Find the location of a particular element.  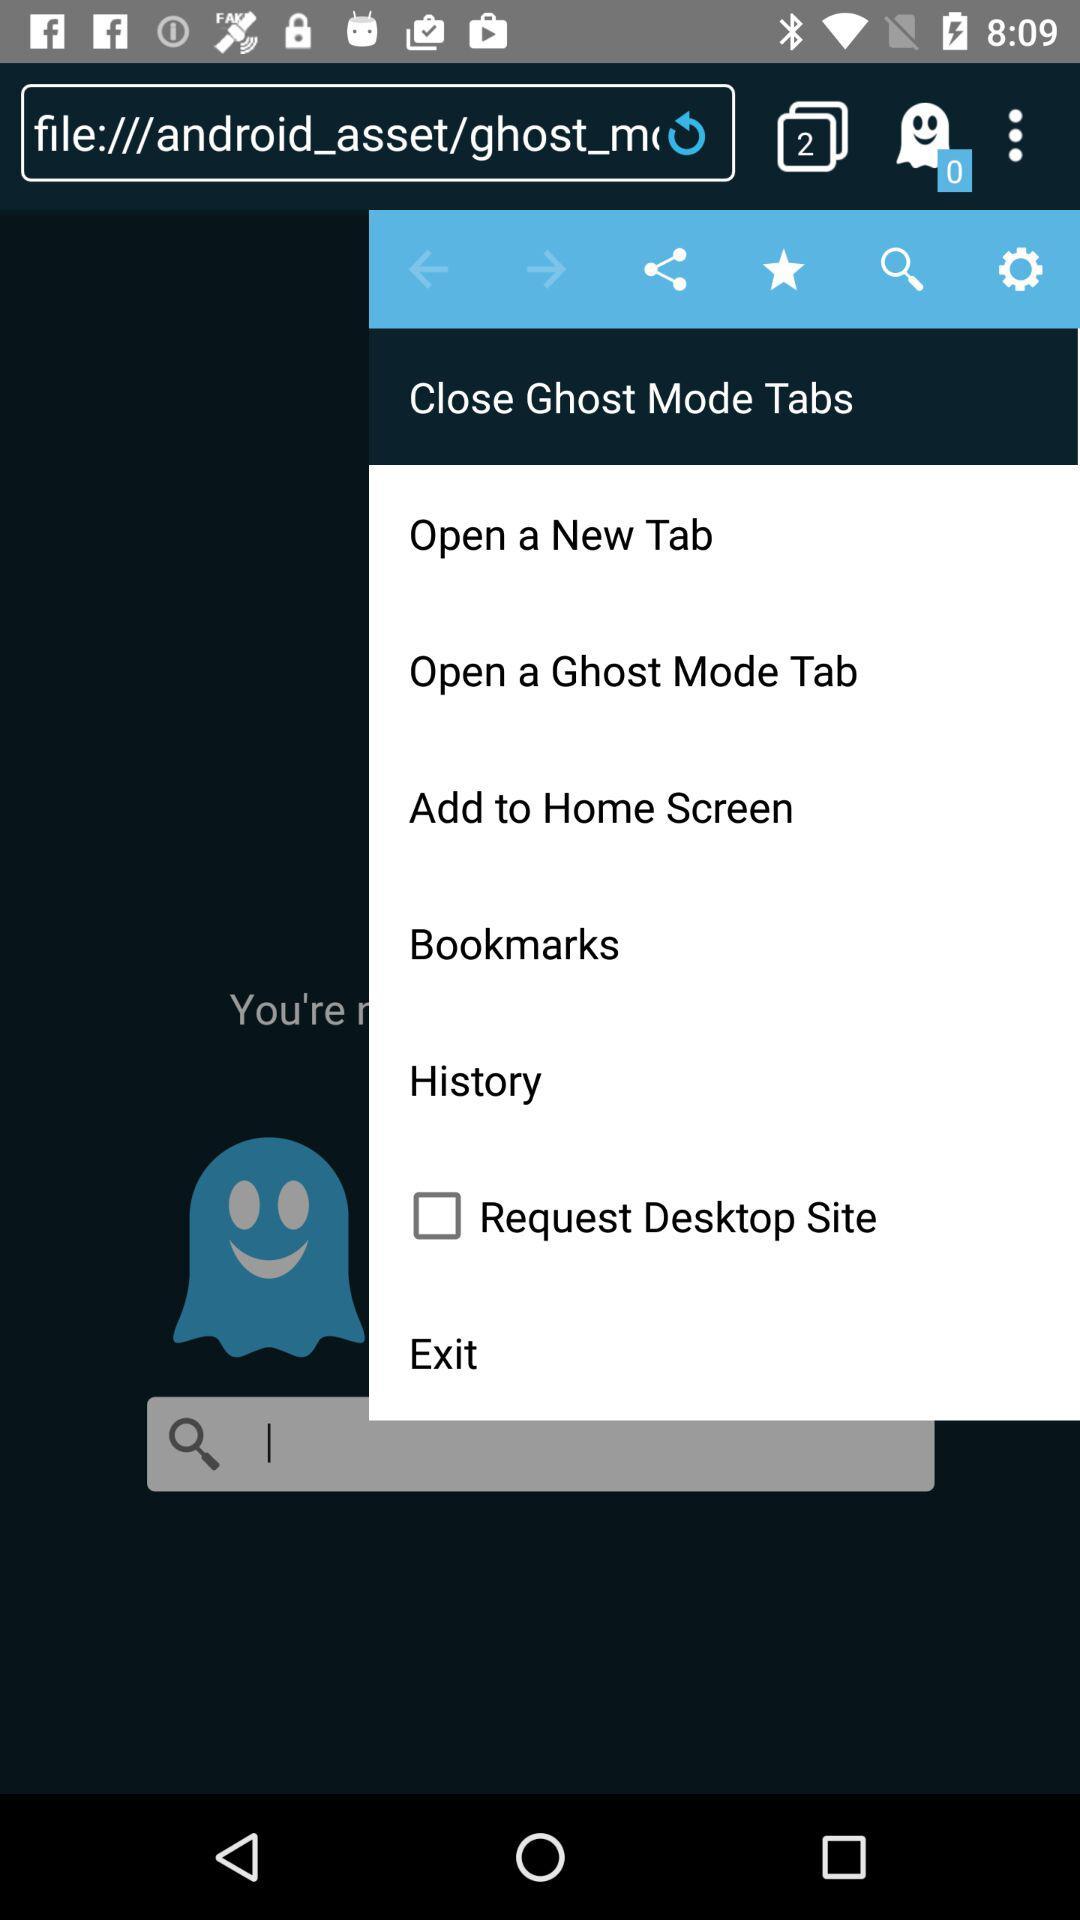

the refresh icon is located at coordinates (692, 131).